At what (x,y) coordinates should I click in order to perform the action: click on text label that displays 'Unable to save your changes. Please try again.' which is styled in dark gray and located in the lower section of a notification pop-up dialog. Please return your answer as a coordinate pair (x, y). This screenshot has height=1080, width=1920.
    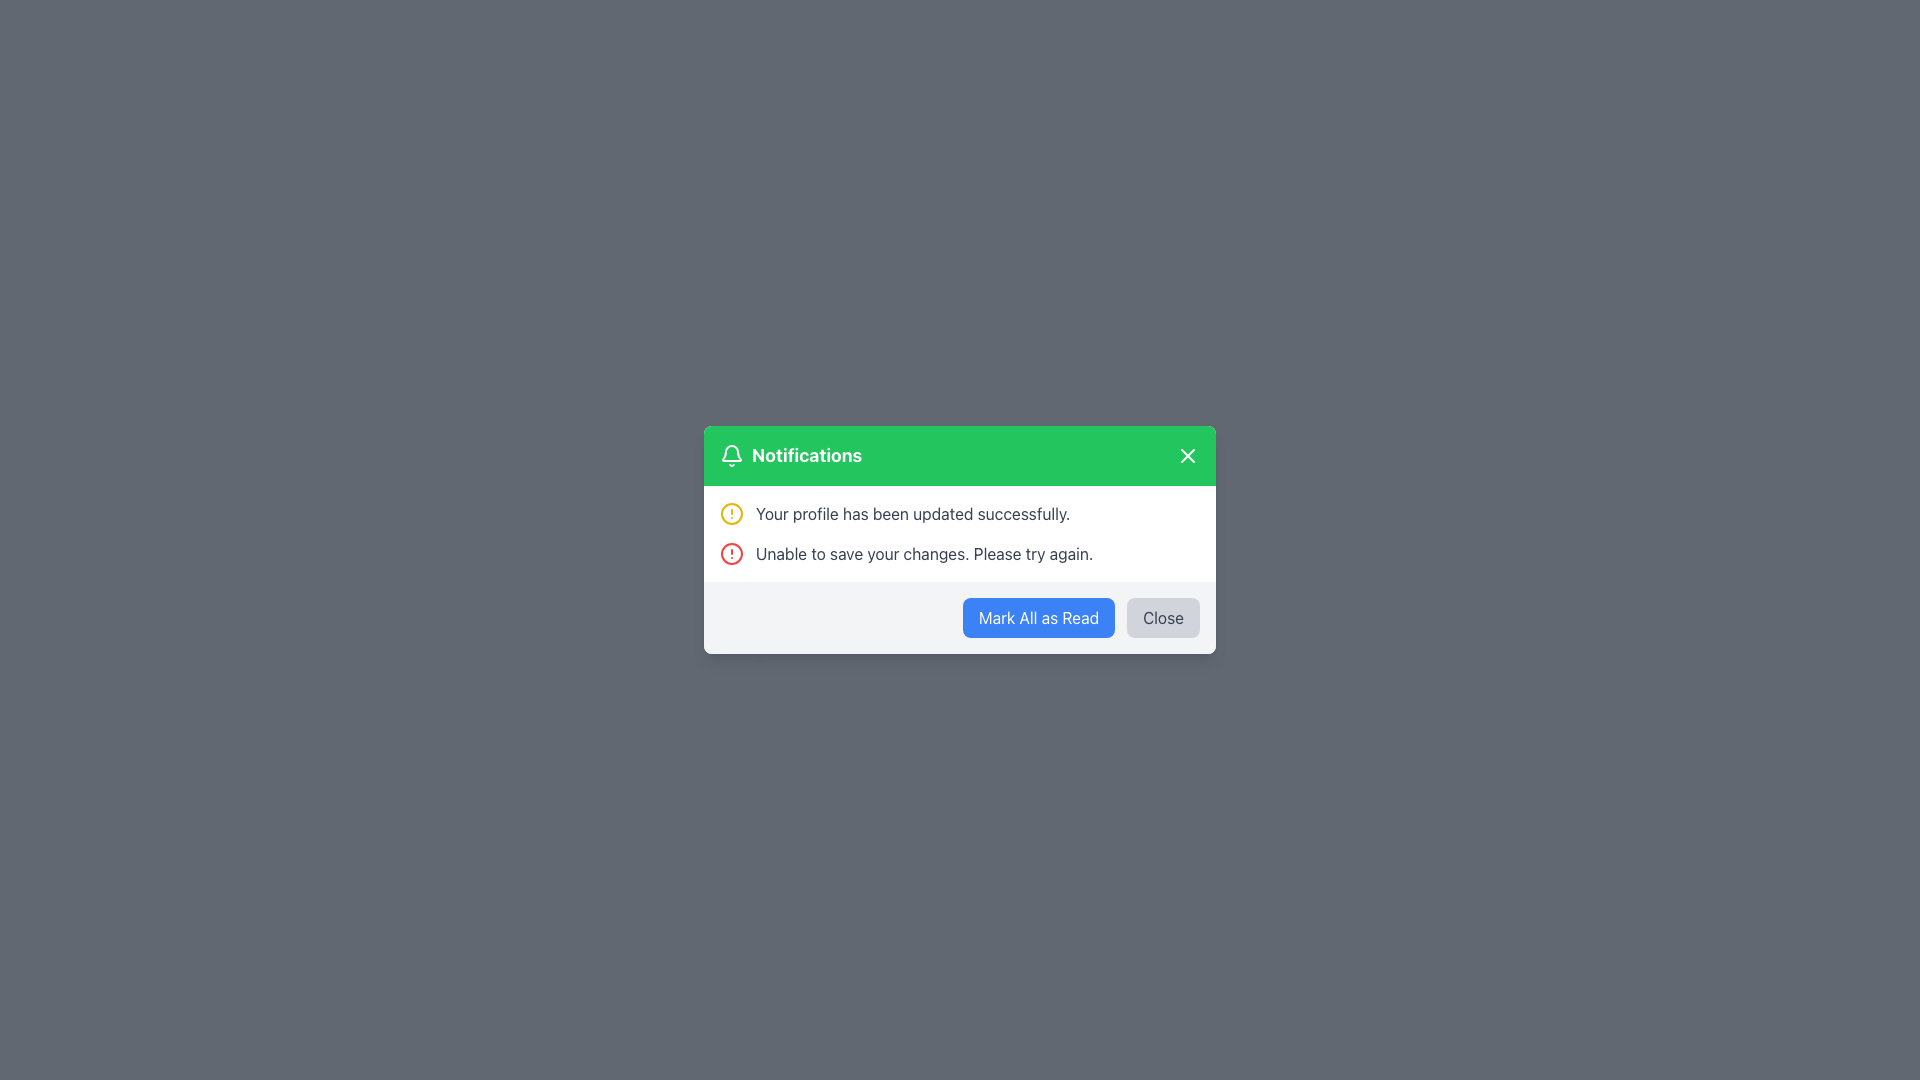
    Looking at the image, I should click on (923, 554).